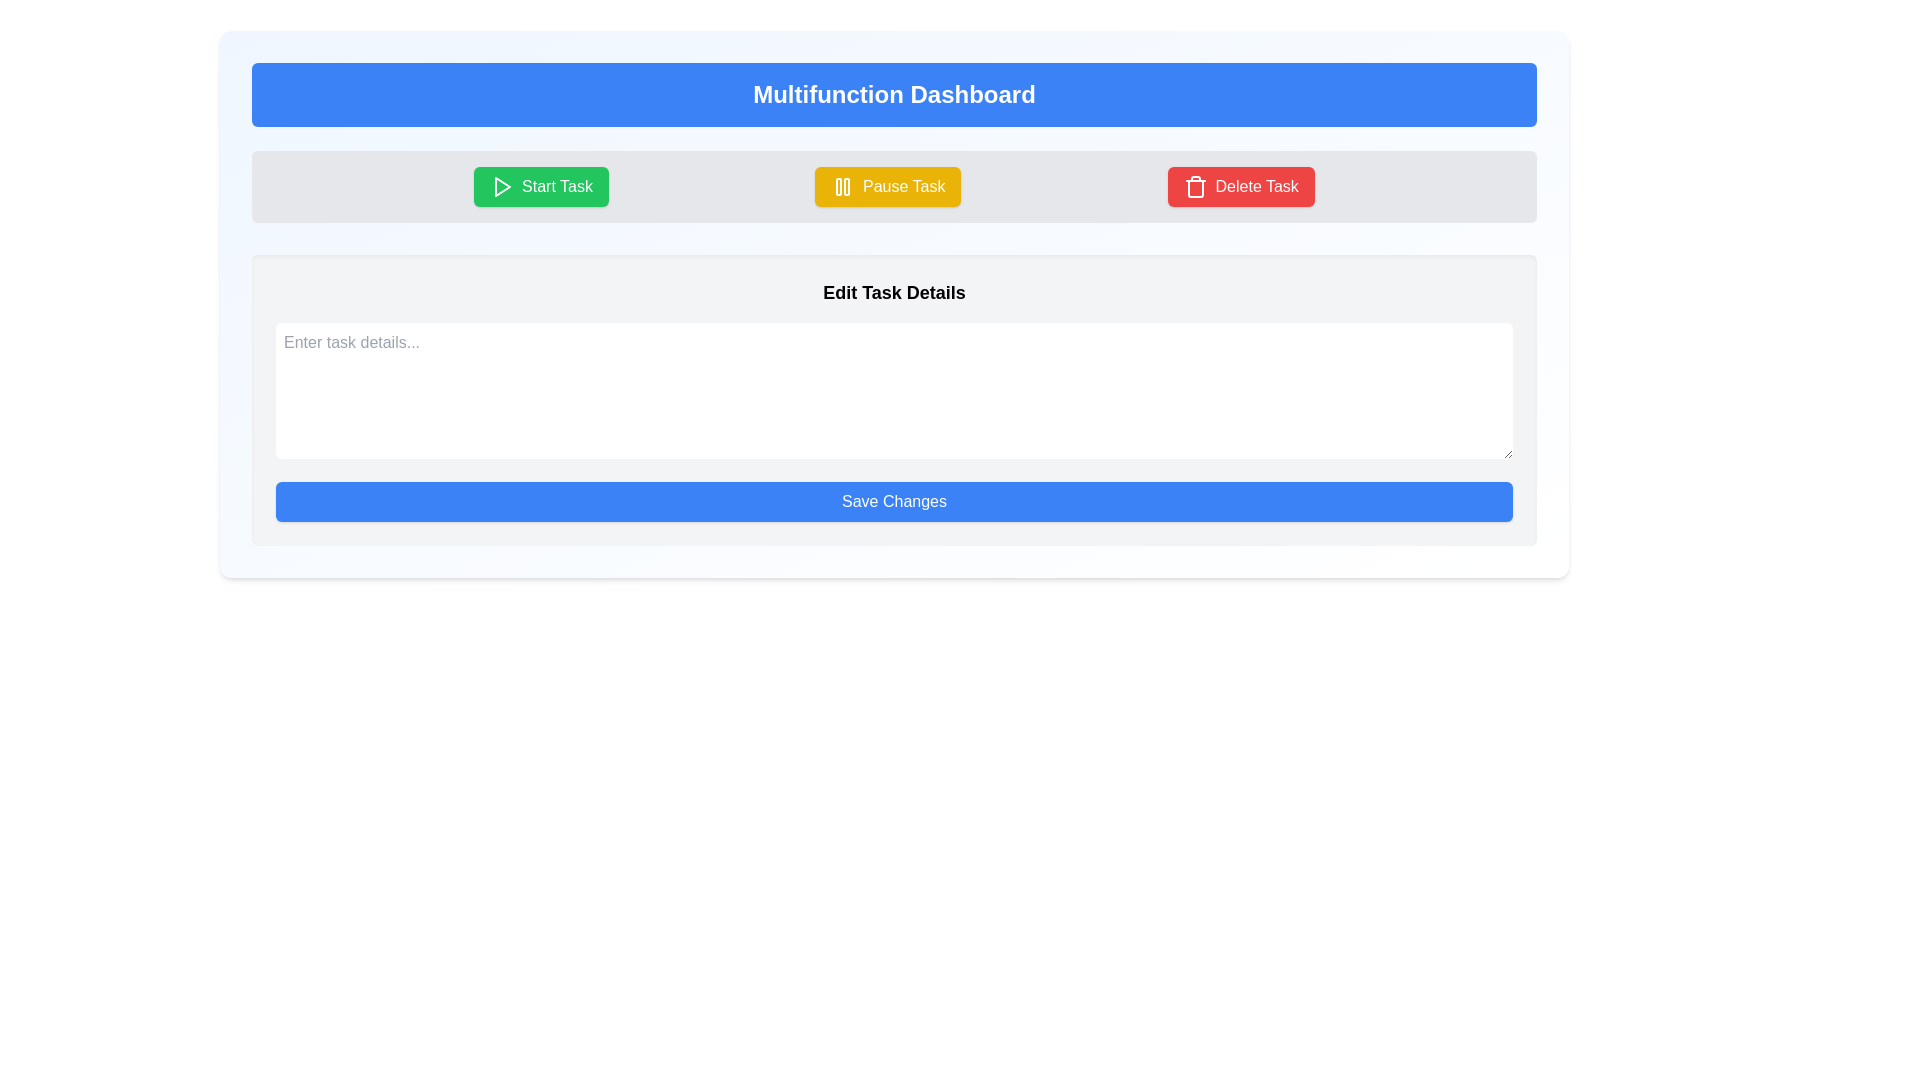 The width and height of the screenshot is (1920, 1080). I want to click on the triangular-shaped play button icon located on the left side of the 'Start Task' button within the green rounded button to initiate its function, so click(502, 186).